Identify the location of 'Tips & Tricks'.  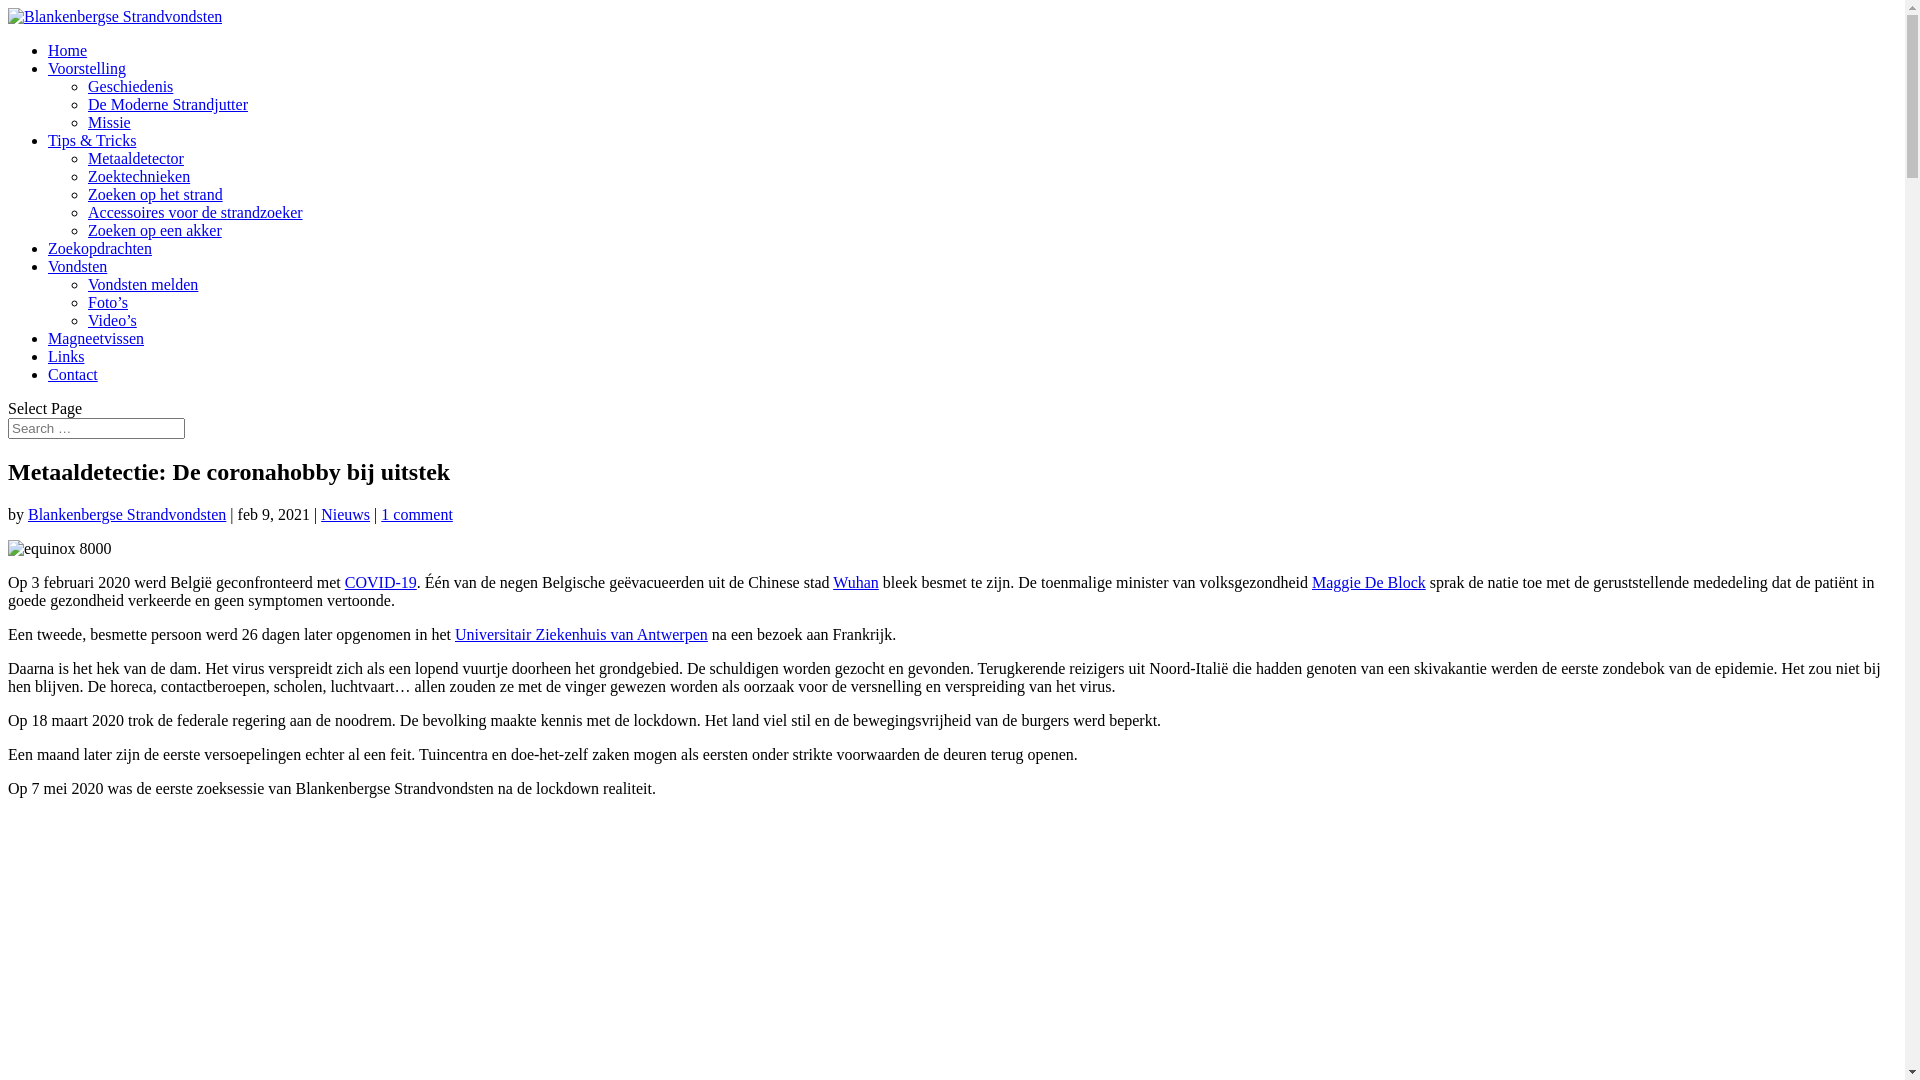
(90, 139).